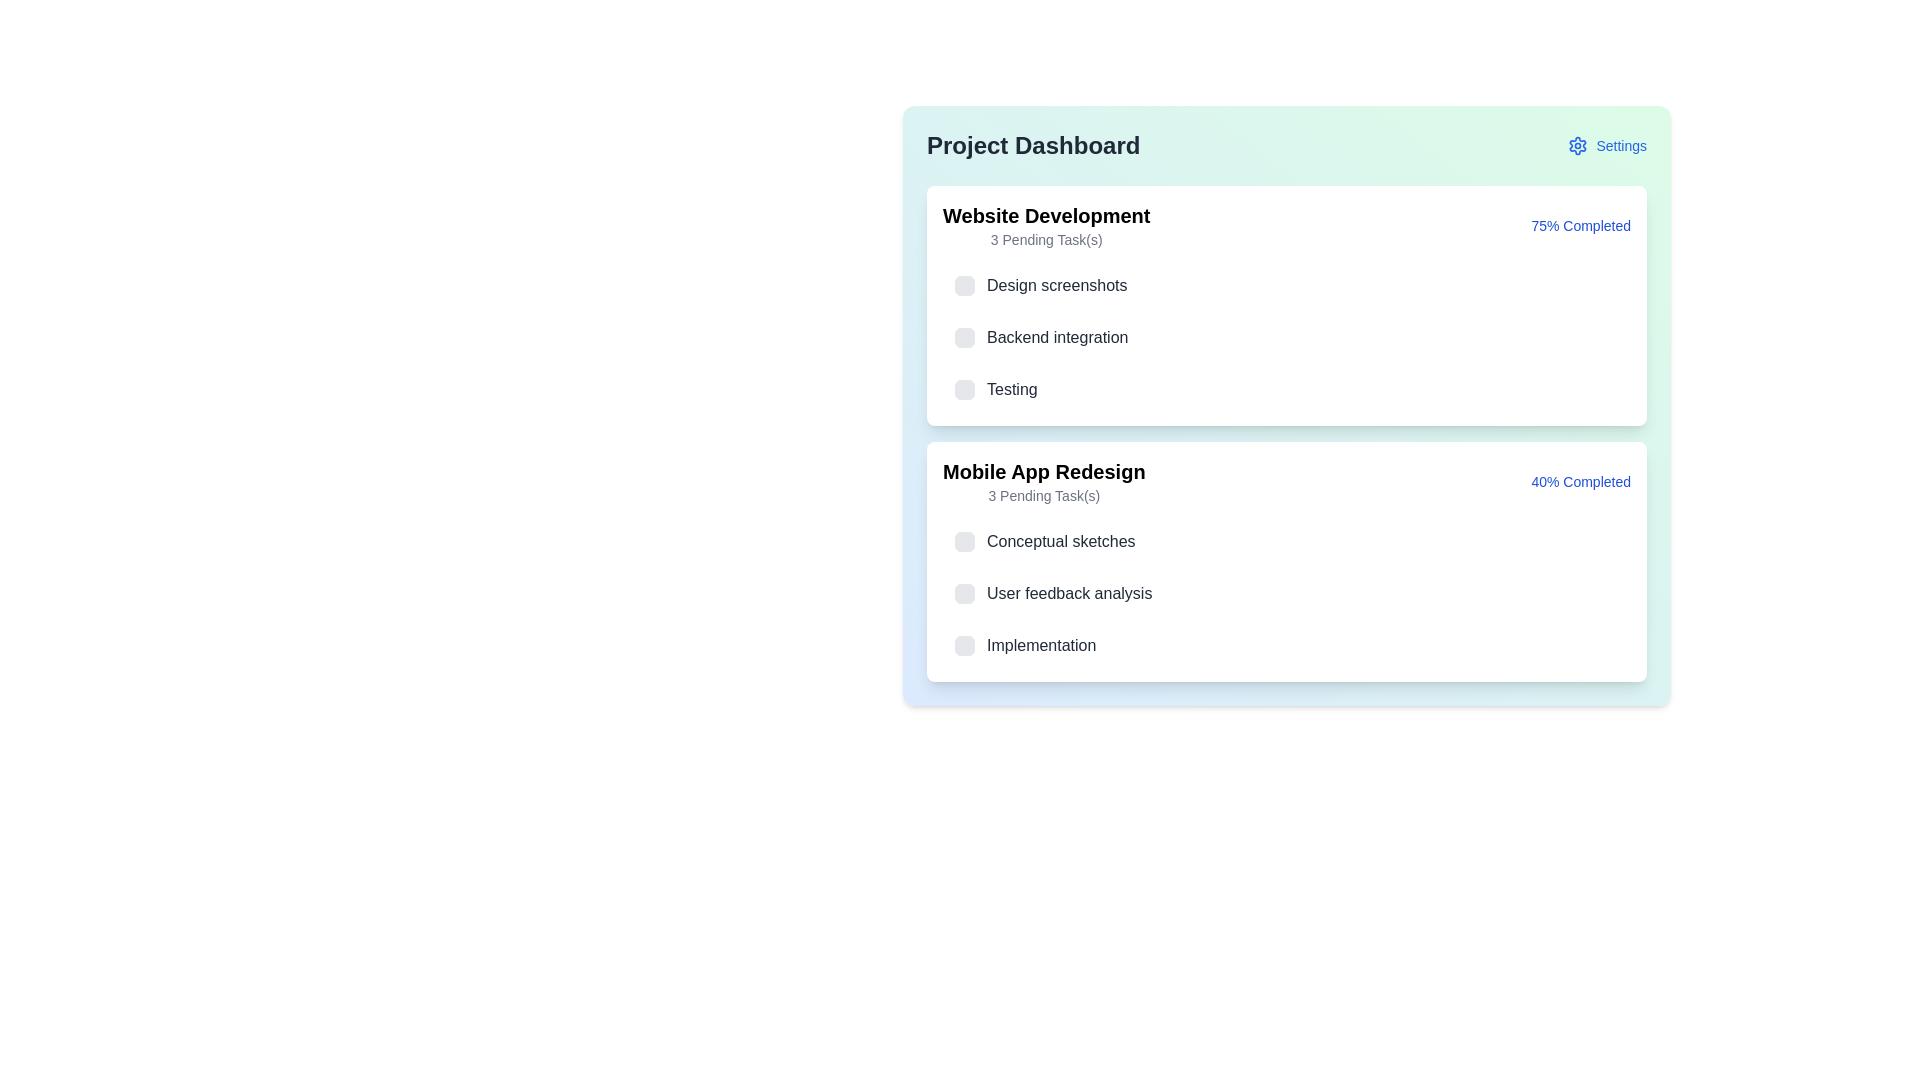 This screenshot has width=1920, height=1080. What do you see at coordinates (1286, 542) in the screenshot?
I see `the gray checkbox of the first task list item labeled 'Conceptual sketches' under the 'Mobile App Redesign' section to mark the task` at bounding box center [1286, 542].